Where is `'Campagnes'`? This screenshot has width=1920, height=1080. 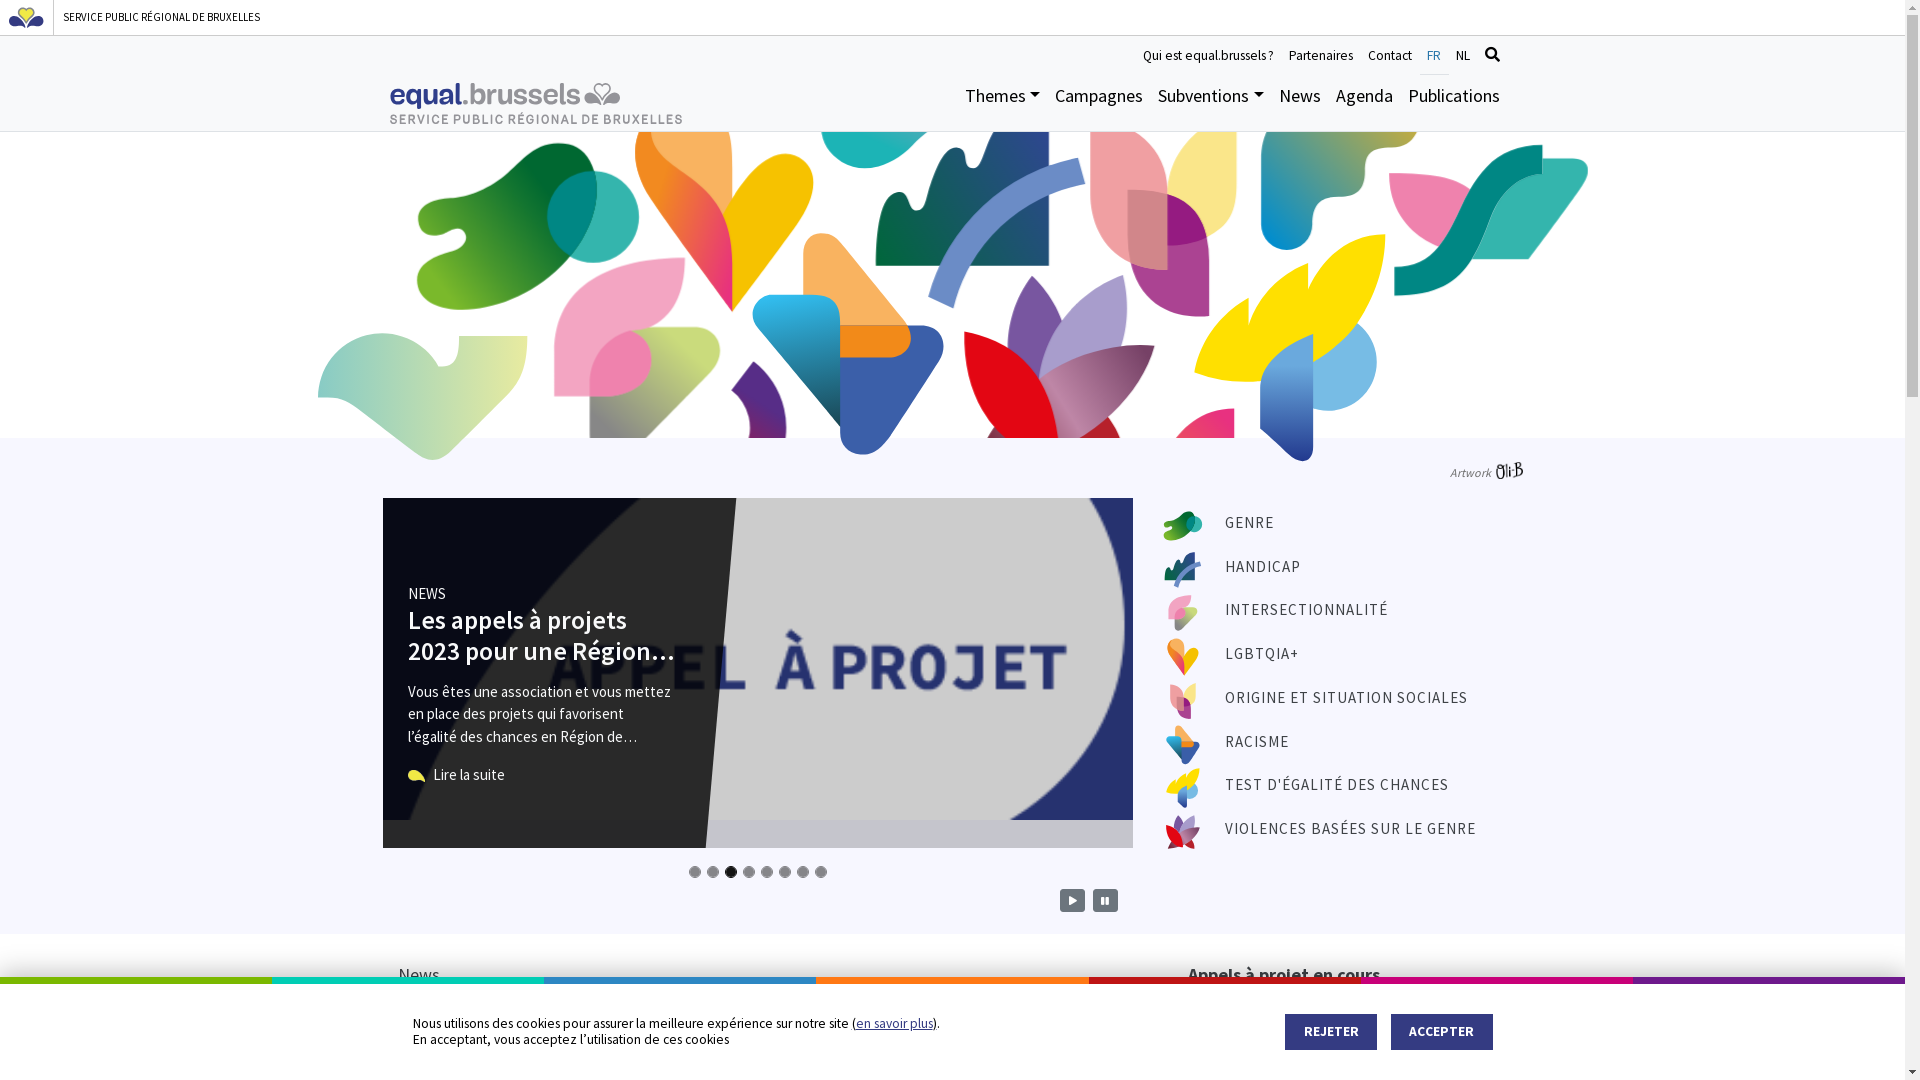 'Campagnes' is located at coordinates (1098, 102).